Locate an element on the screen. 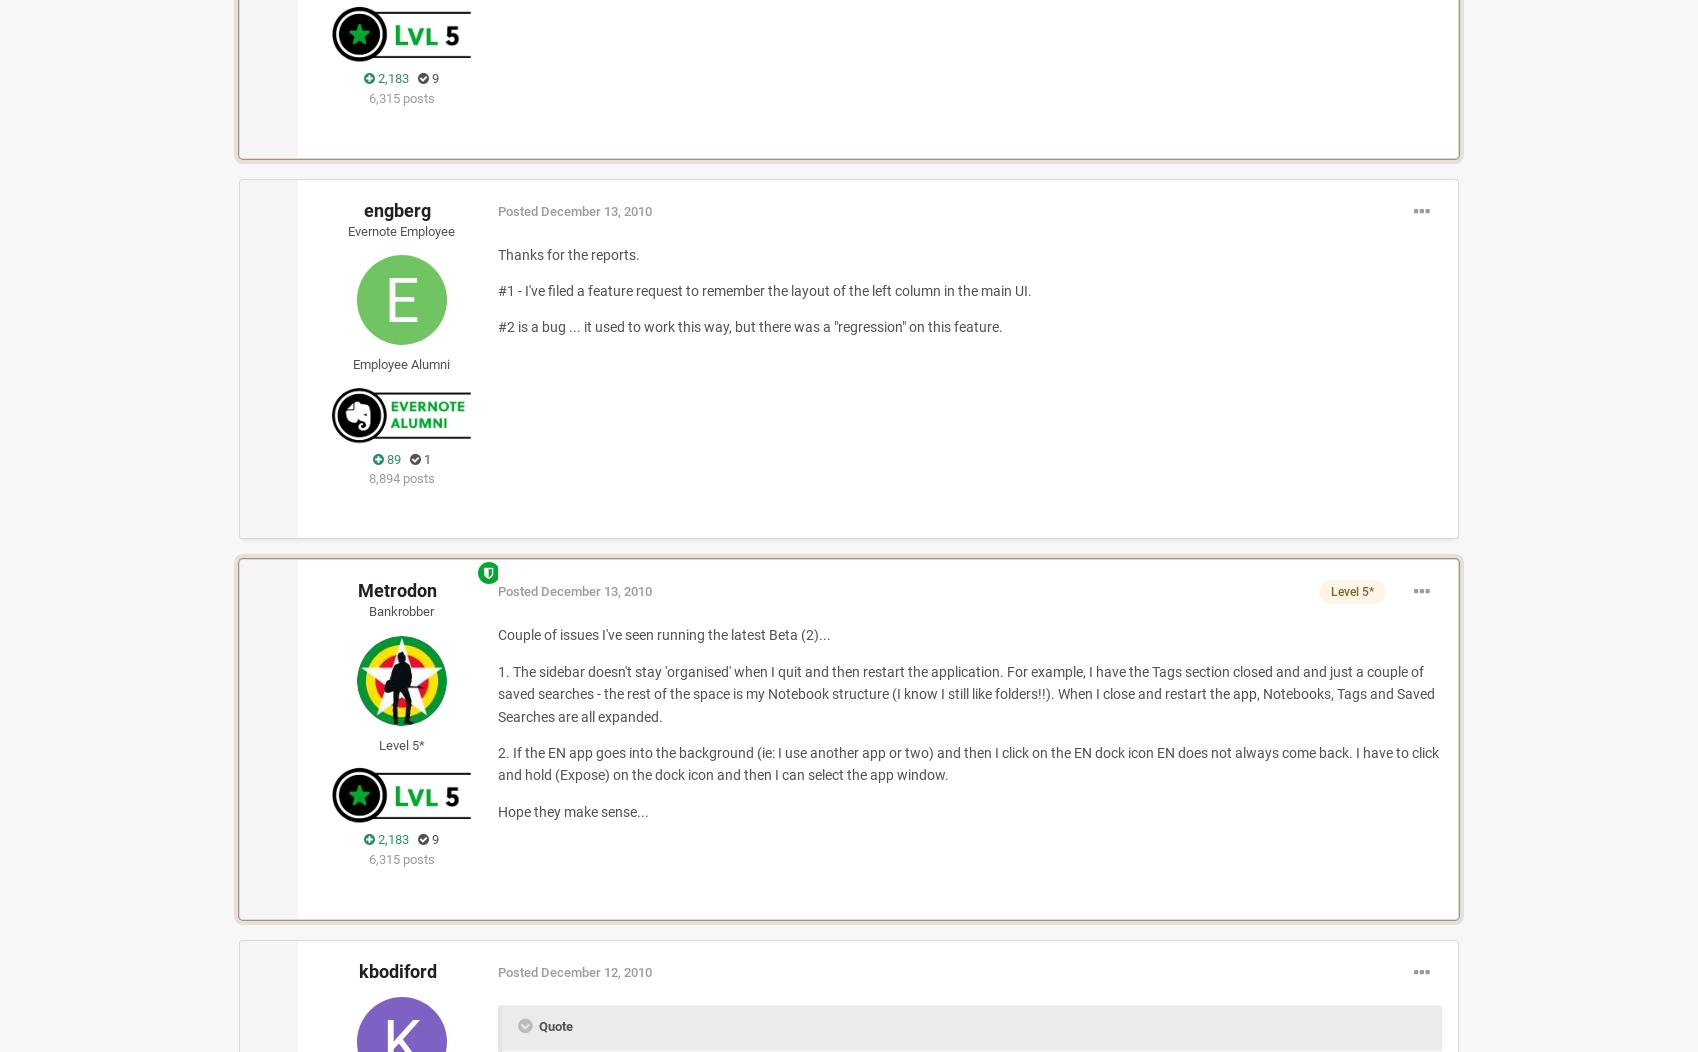 The width and height of the screenshot is (1698, 1052). 'Bankrobber' is located at coordinates (401, 610).